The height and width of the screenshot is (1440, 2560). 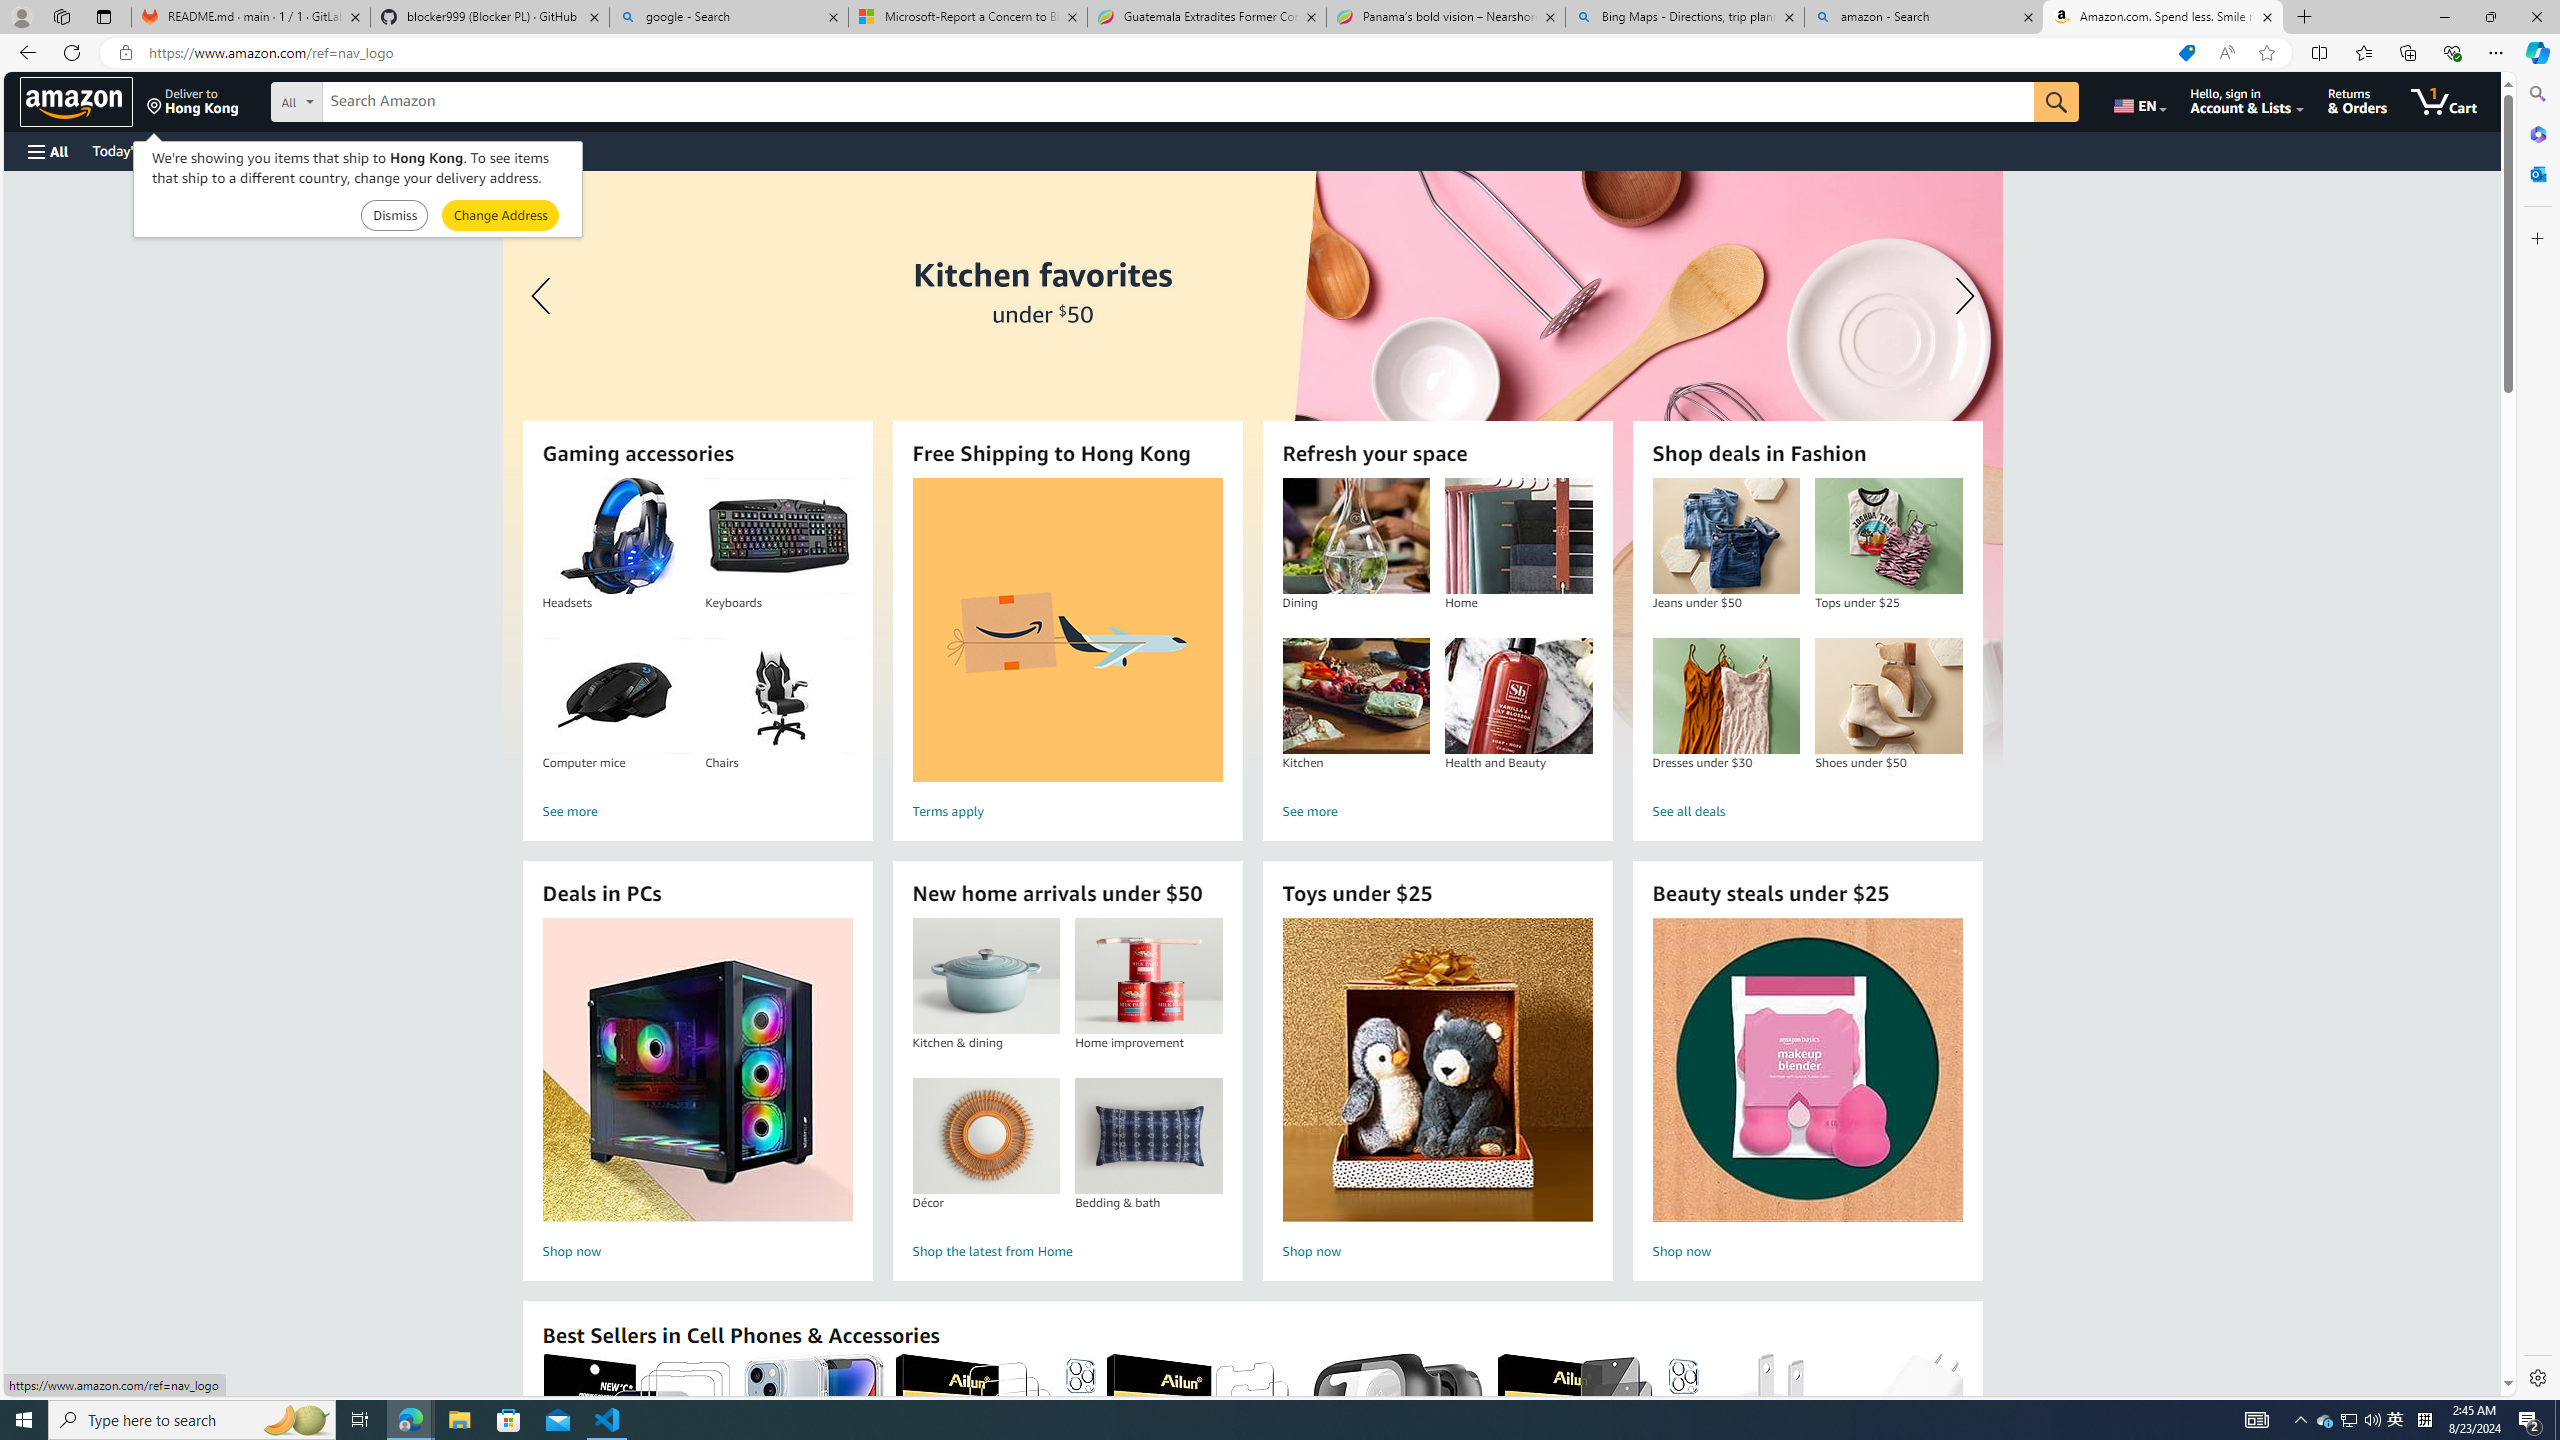 What do you see at coordinates (2535, 134) in the screenshot?
I see `'Microsoft 365'` at bounding box center [2535, 134].